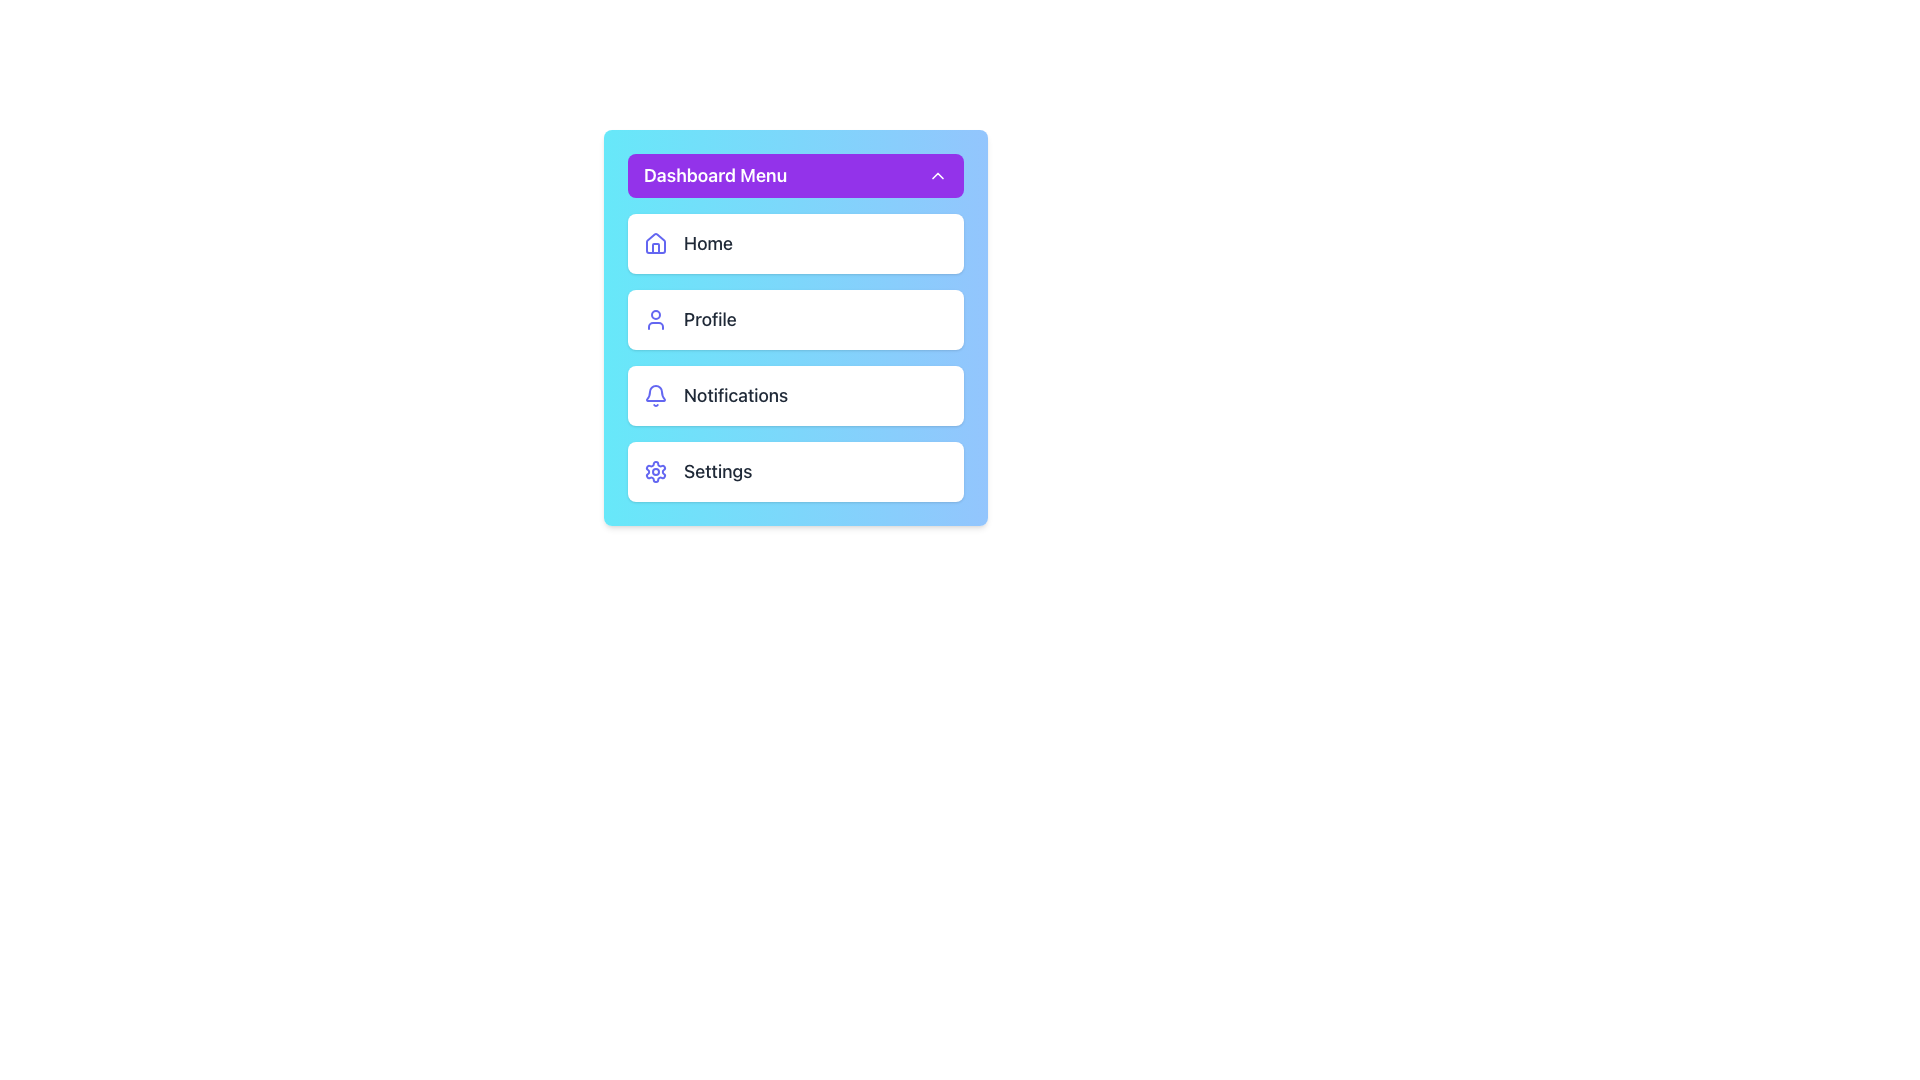  I want to click on the notification menu option within the vertical navigation panel, so click(795, 396).